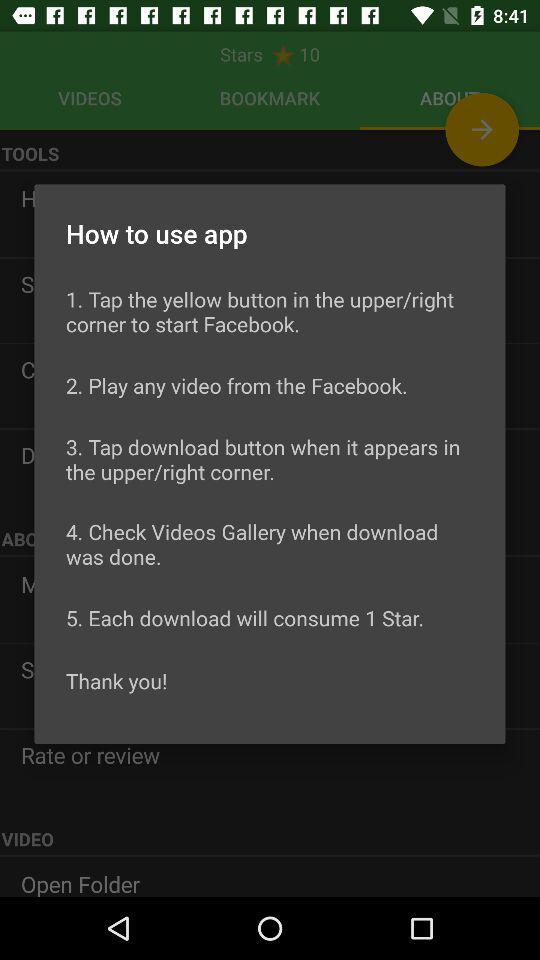 Image resolution: width=540 pixels, height=960 pixels. I want to click on item below 5 each download, so click(116, 681).